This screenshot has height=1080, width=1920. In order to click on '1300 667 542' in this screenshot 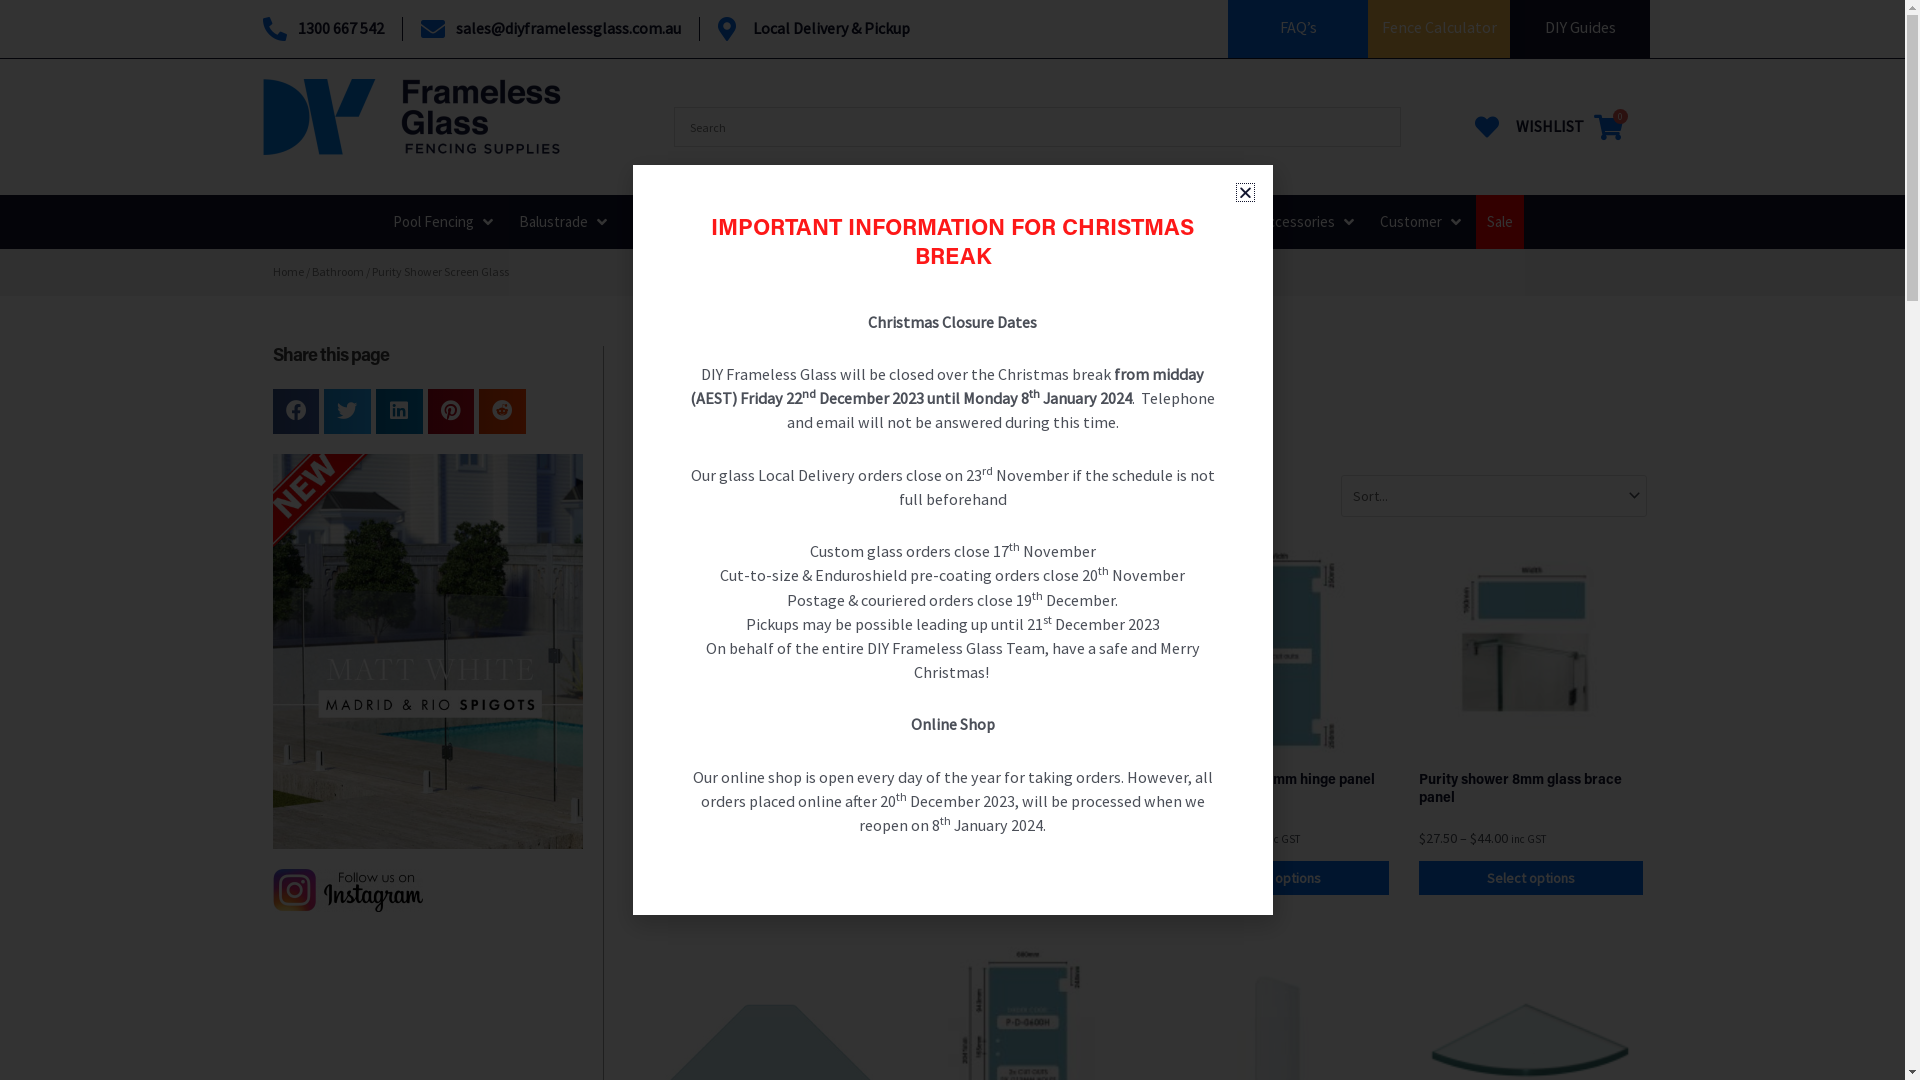, I will do `click(261, 29)`.